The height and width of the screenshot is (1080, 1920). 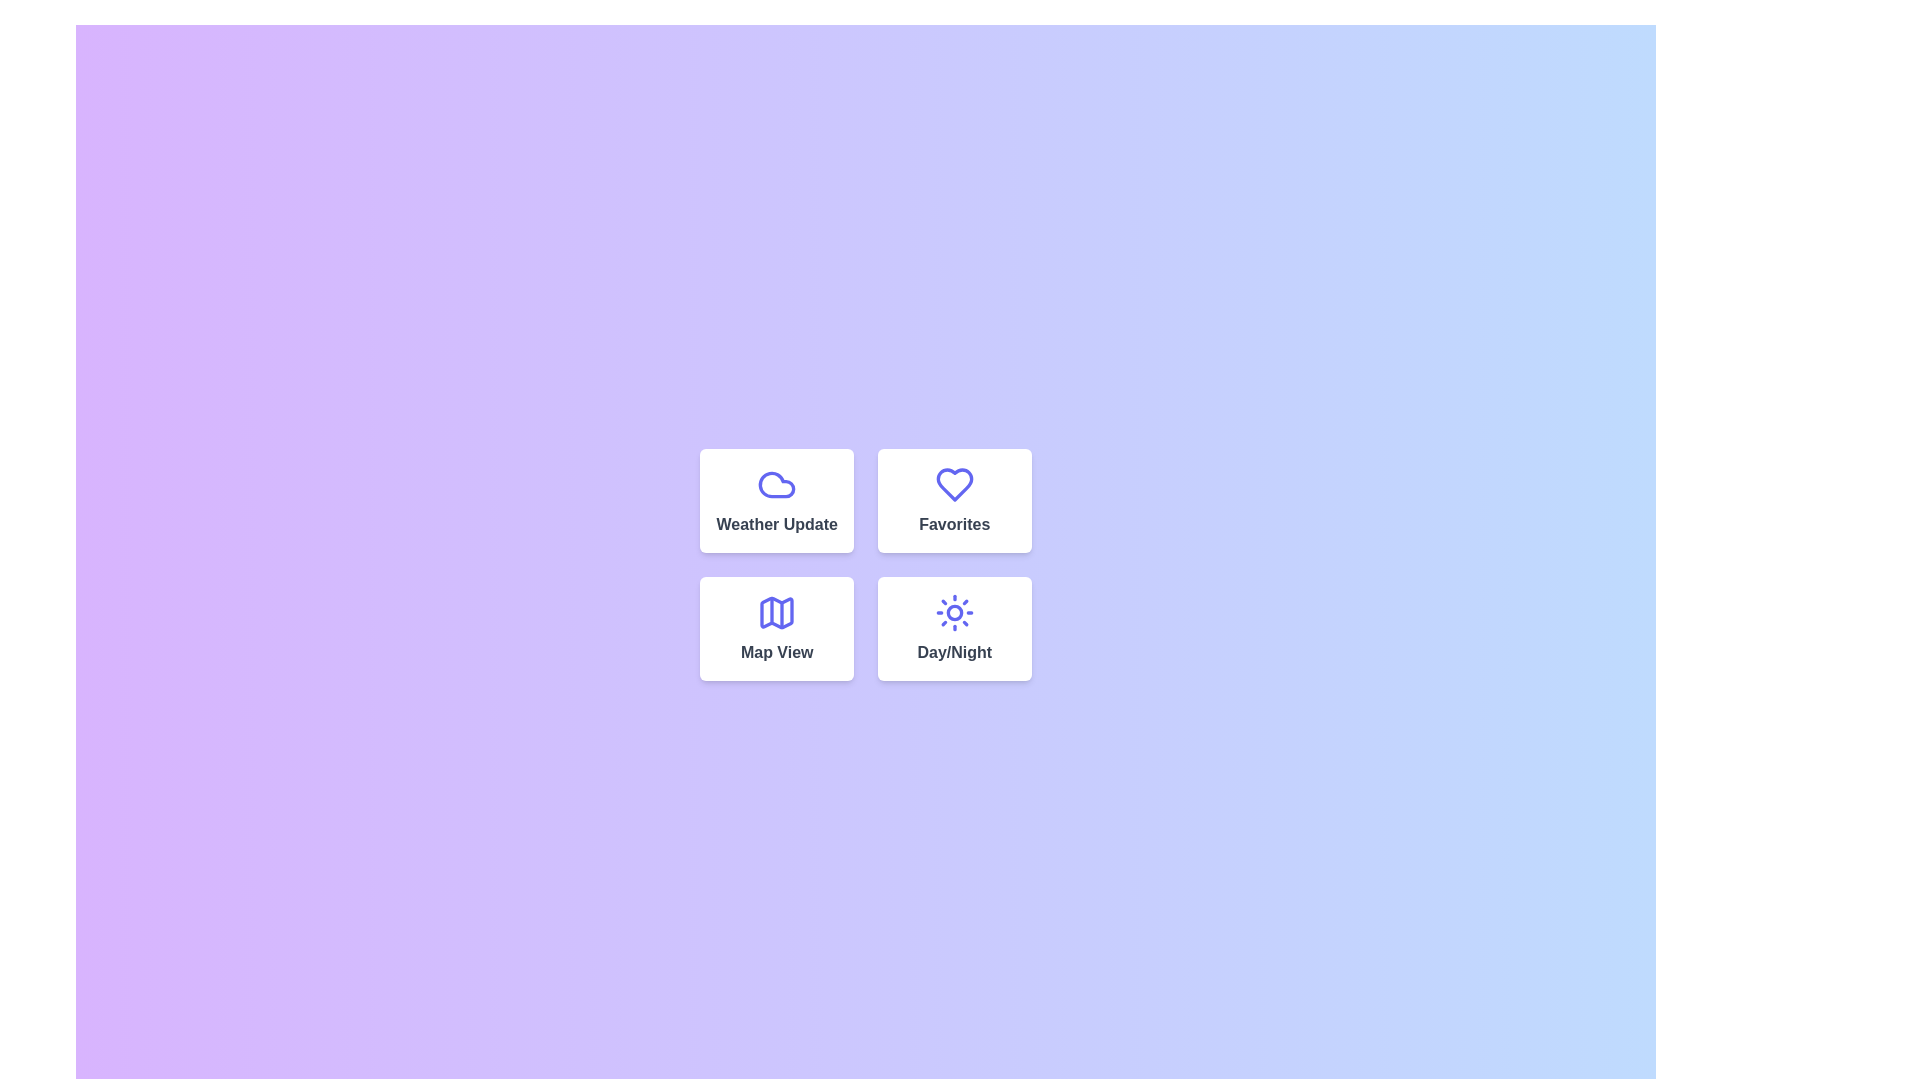 What do you see at coordinates (953, 500) in the screenshot?
I see `the favorites button located as the second item in the top row of a 2x2 grid layout, which follows 'Weather Update' and is above 'Day/Night'` at bounding box center [953, 500].